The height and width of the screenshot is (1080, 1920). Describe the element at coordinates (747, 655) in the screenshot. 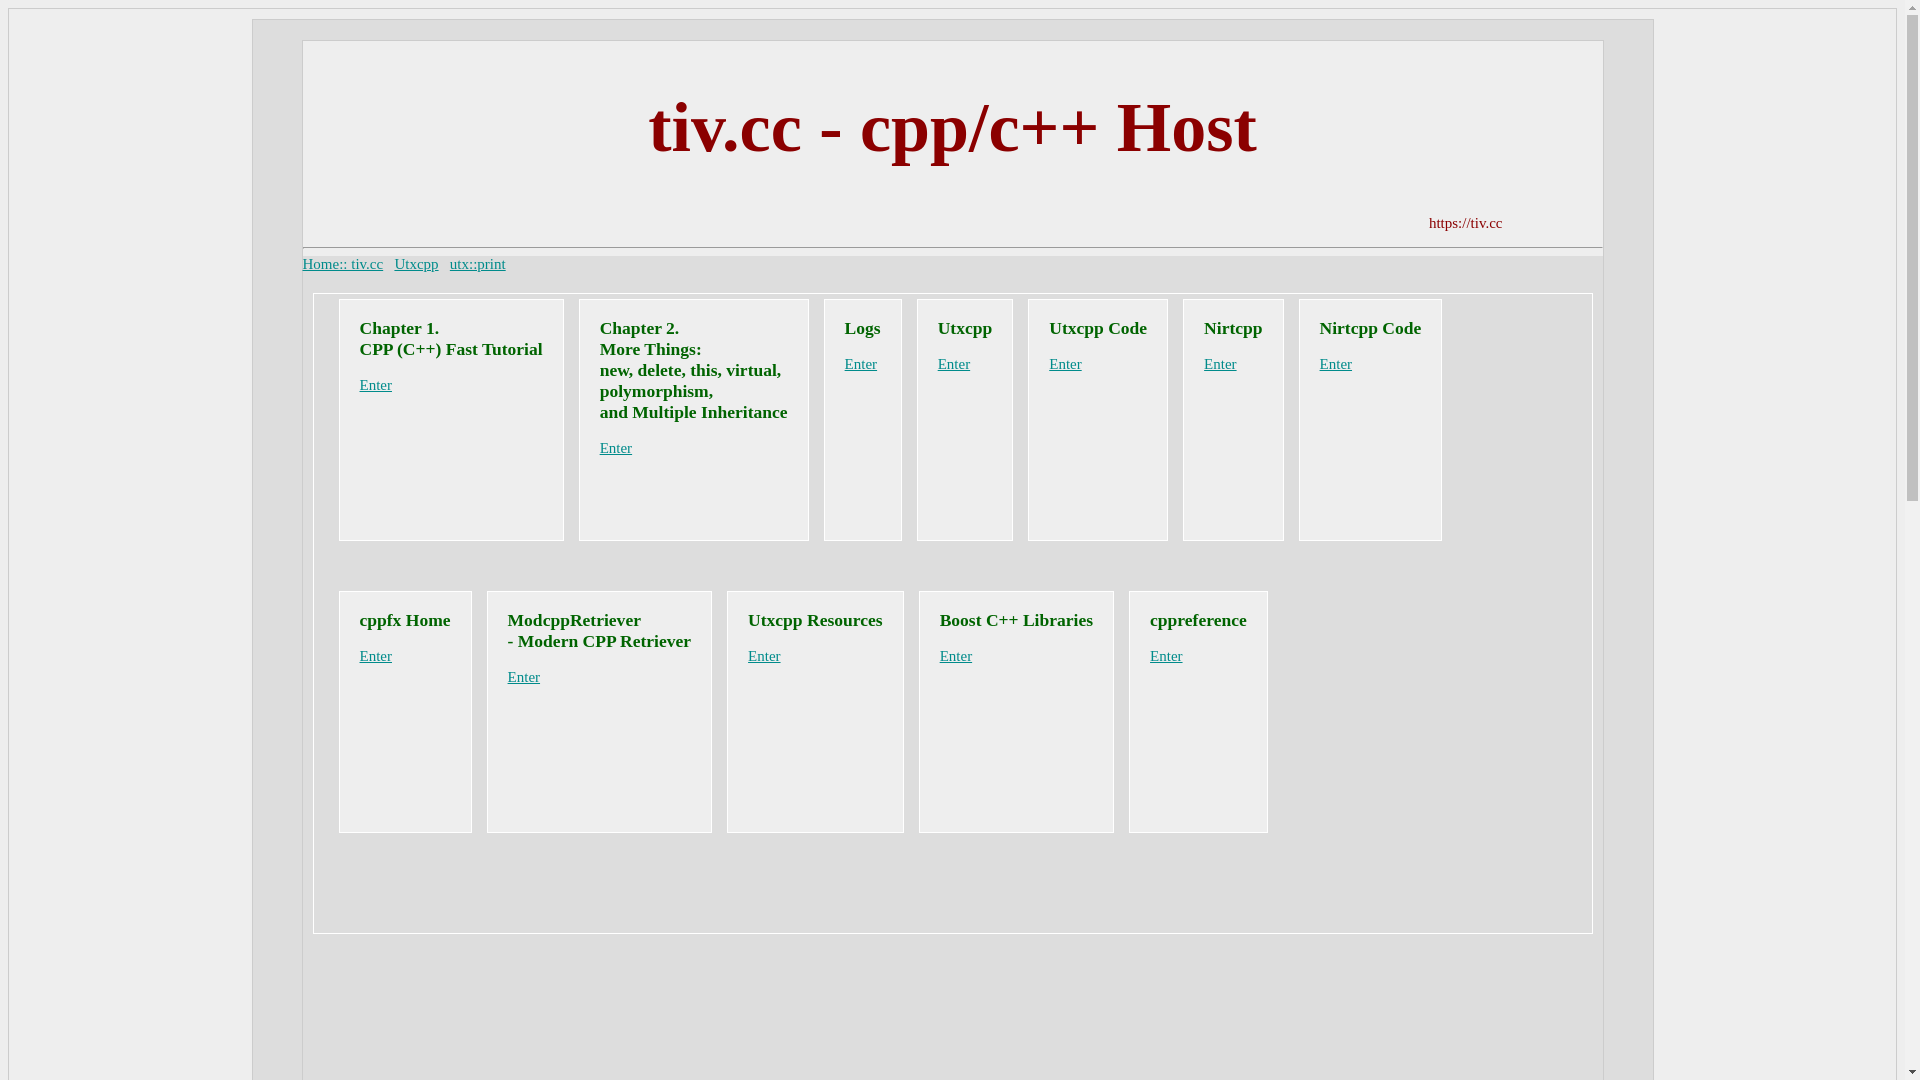

I see `'Enter'` at that location.